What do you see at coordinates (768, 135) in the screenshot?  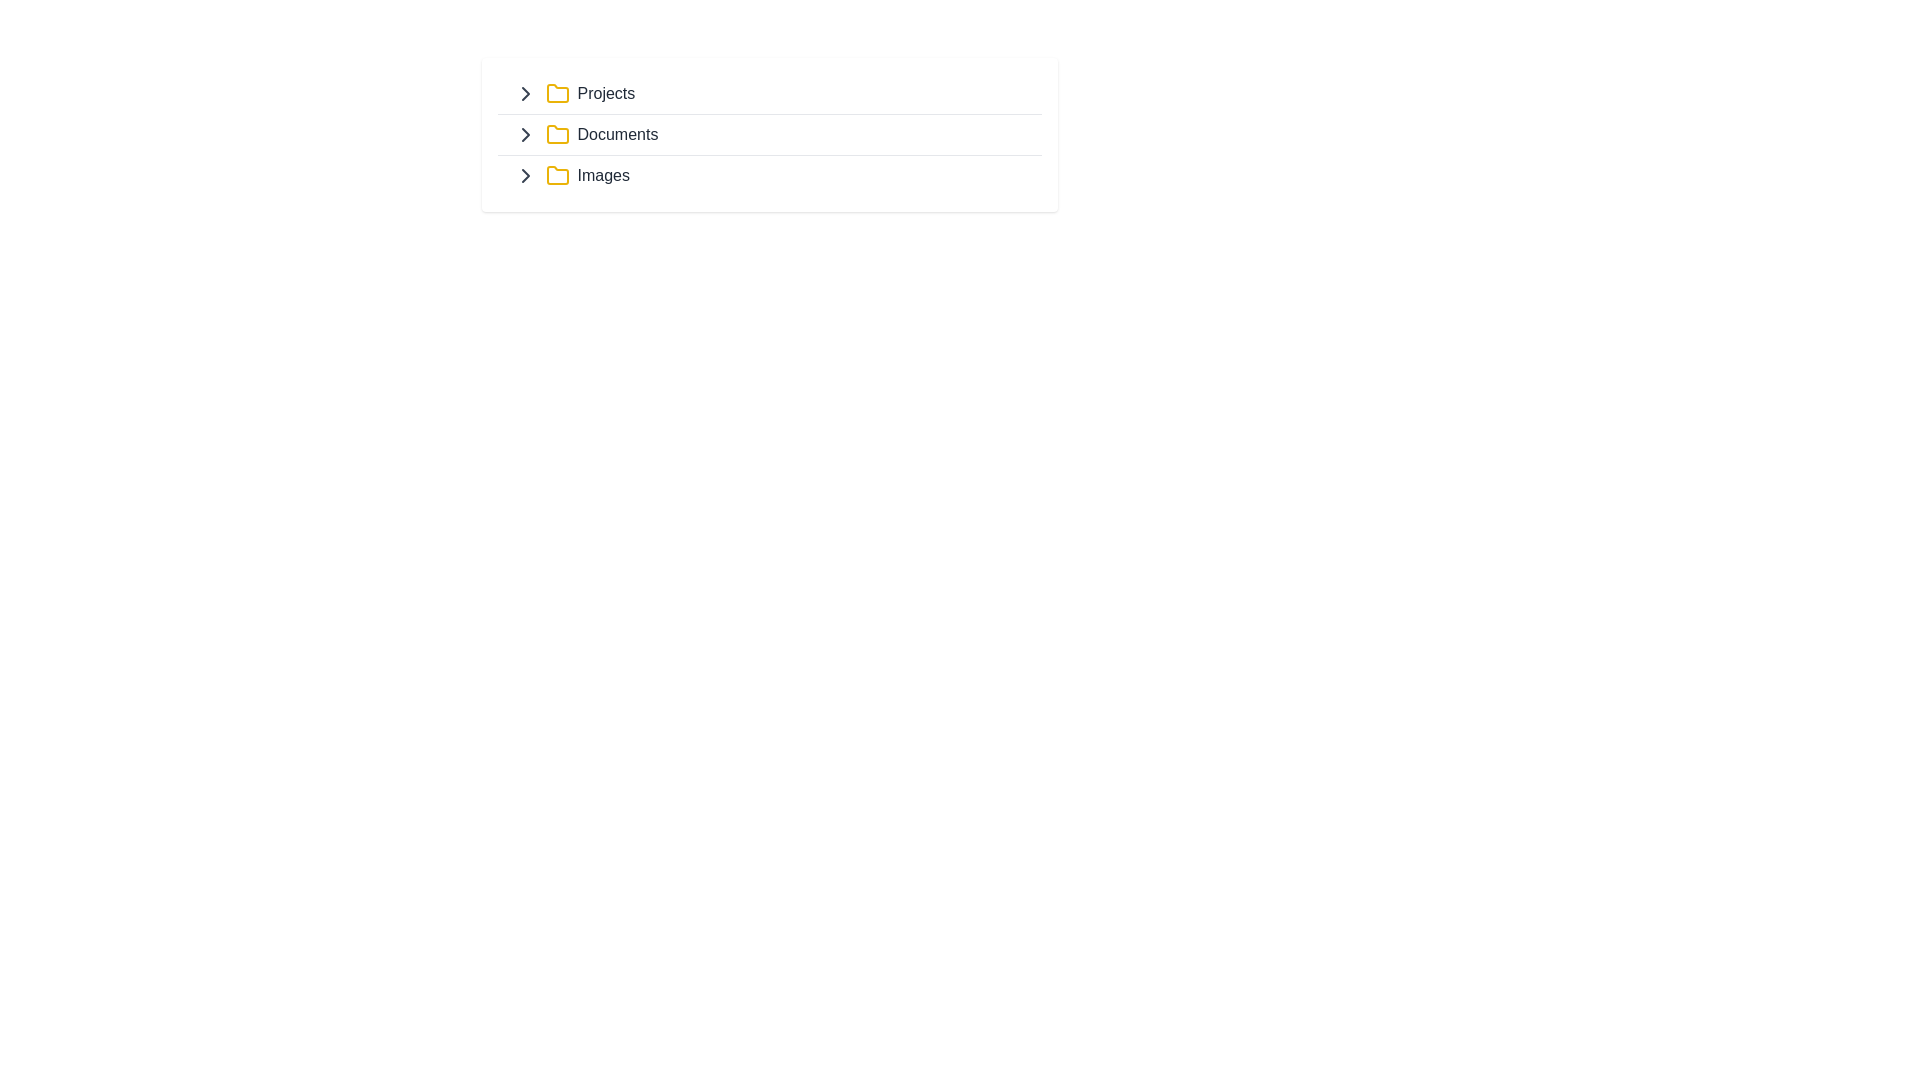 I see `the second list item or navigation entry within the menu` at bounding box center [768, 135].